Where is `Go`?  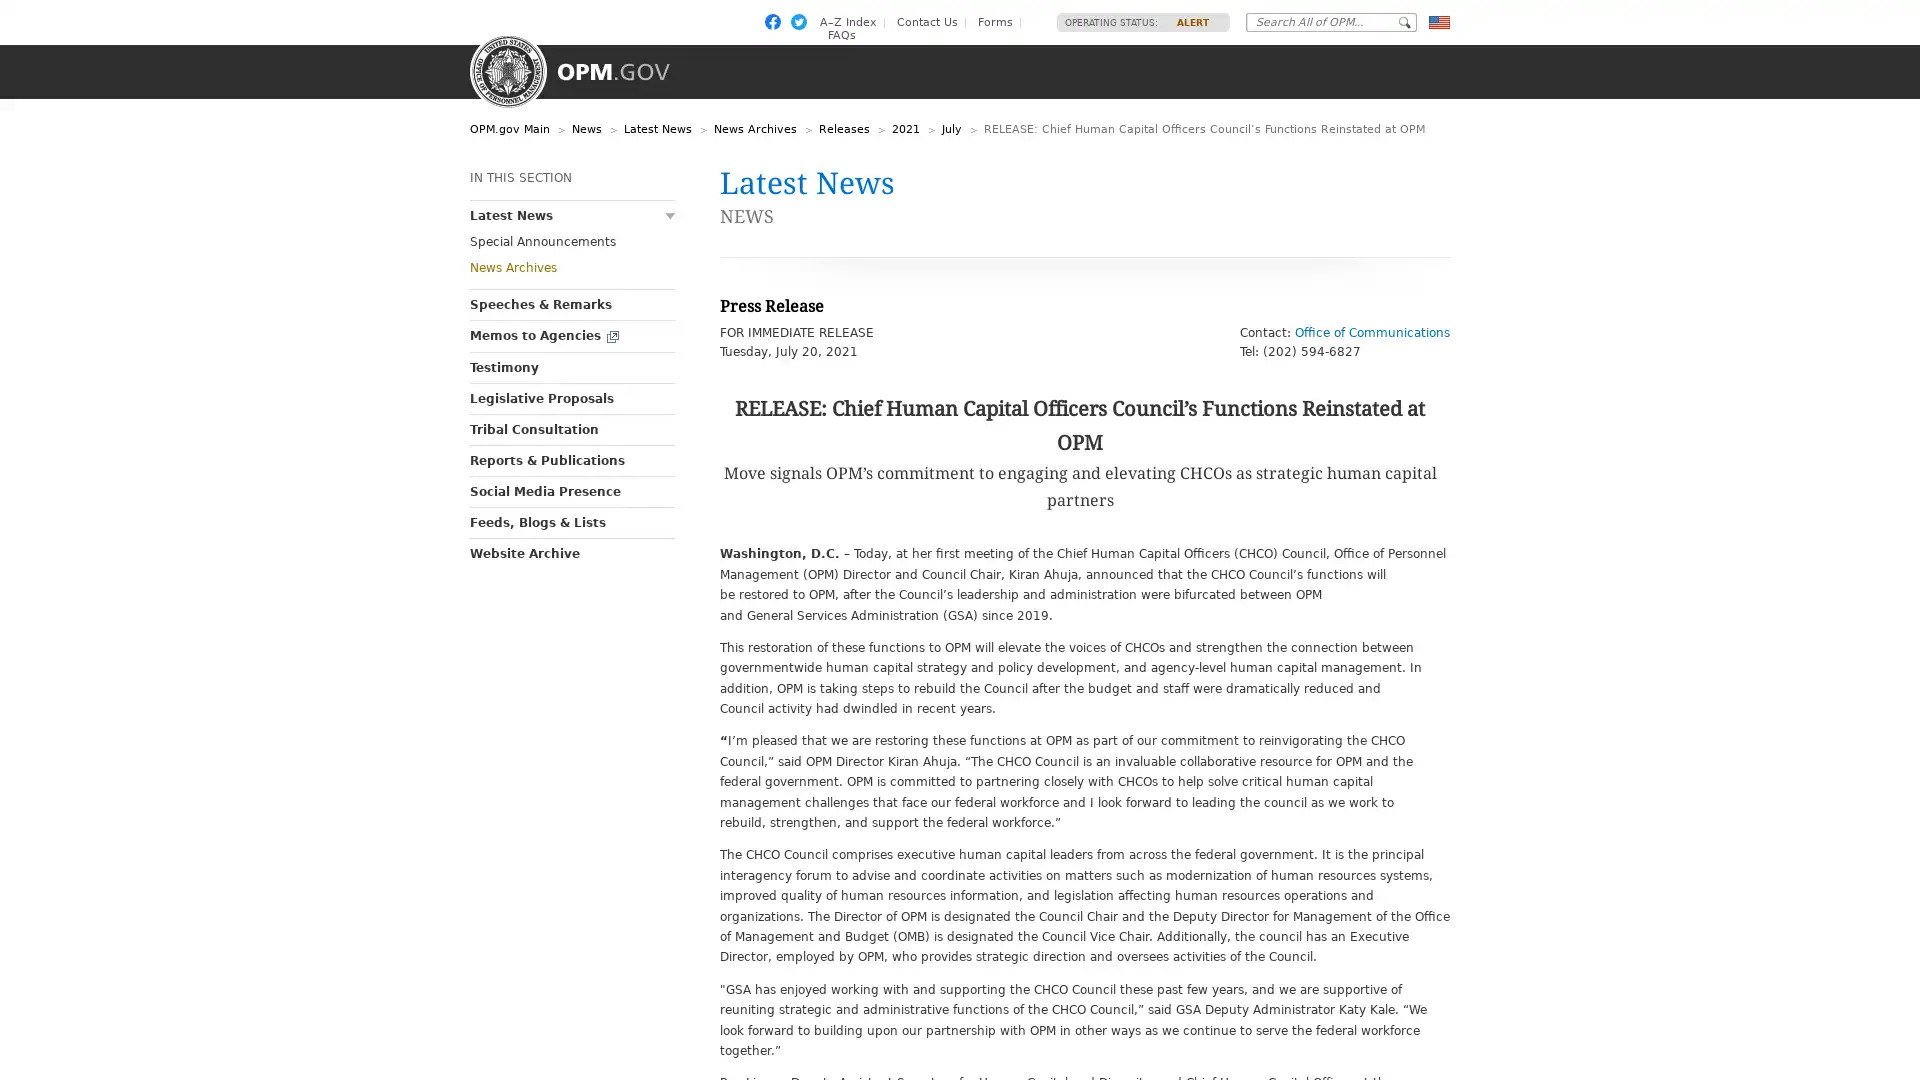 Go is located at coordinates (1404, 22).